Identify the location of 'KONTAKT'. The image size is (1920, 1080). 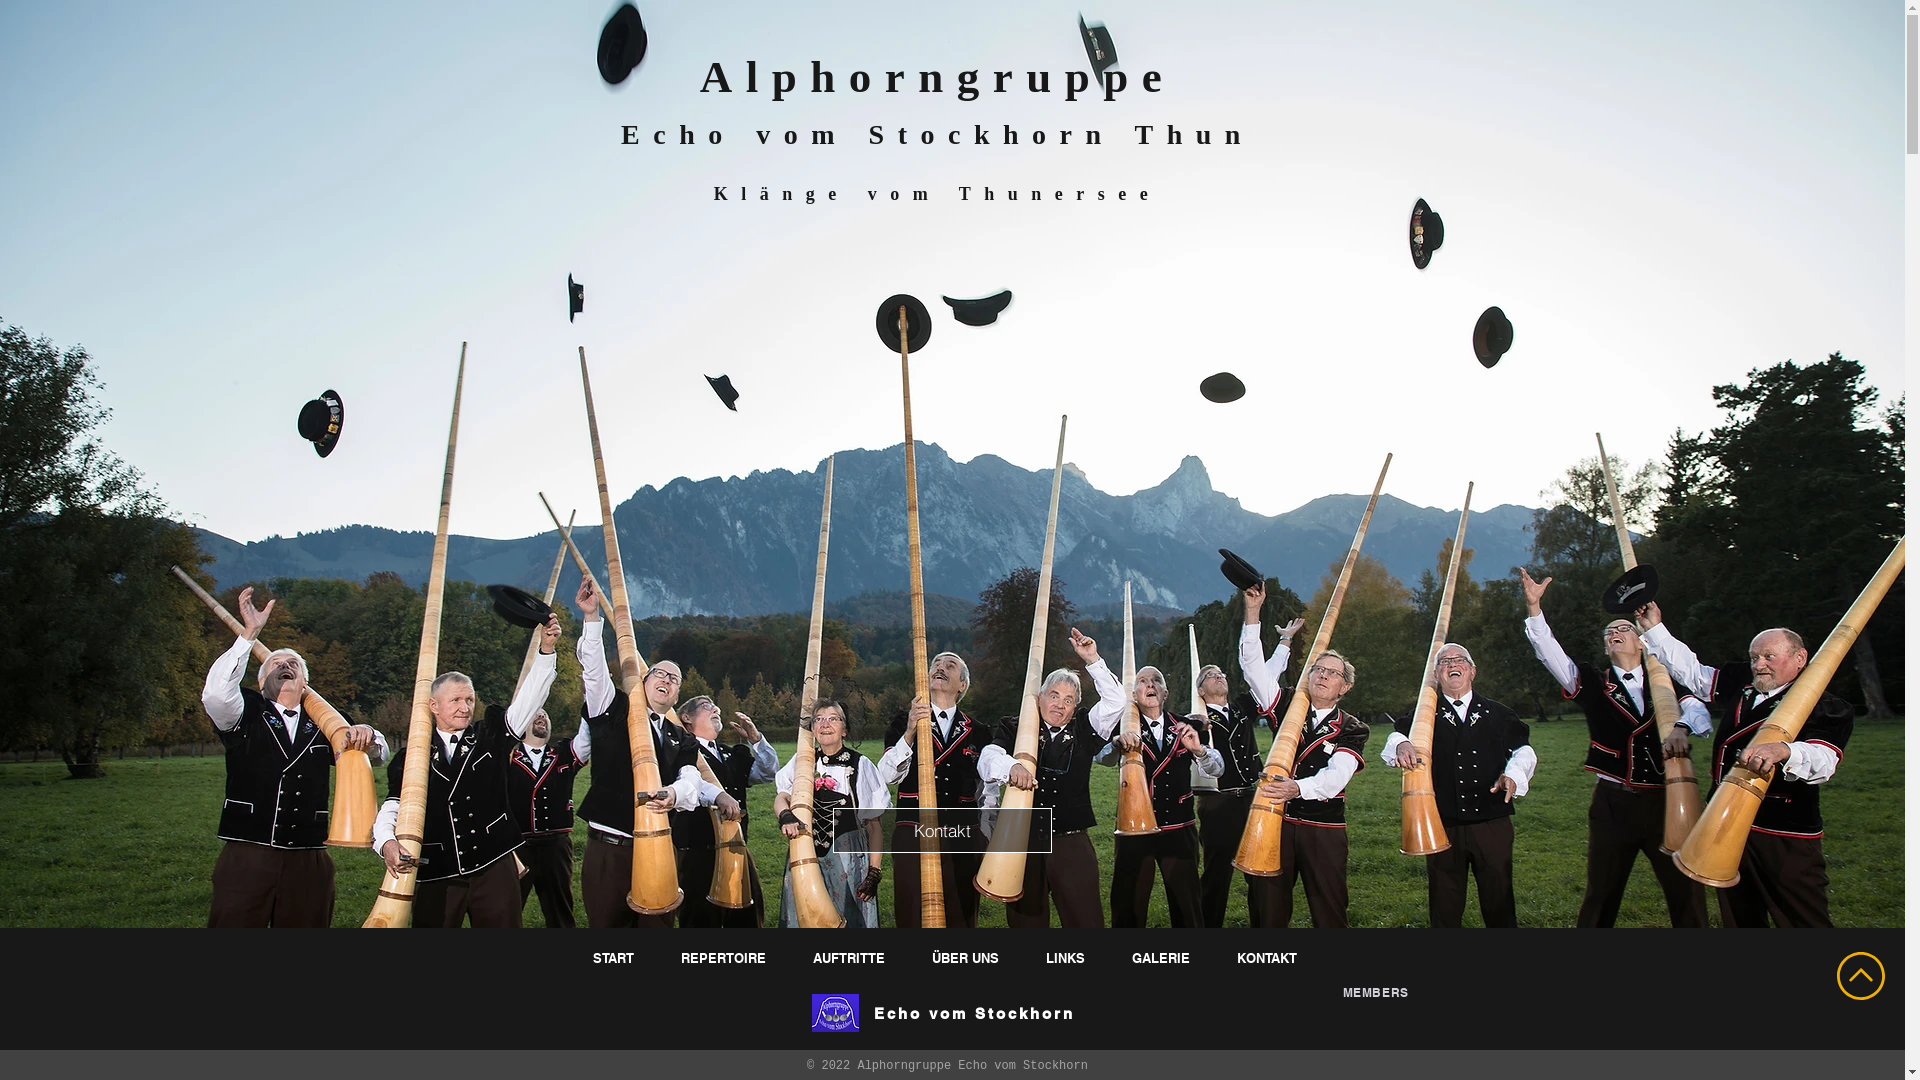
(1268, 957).